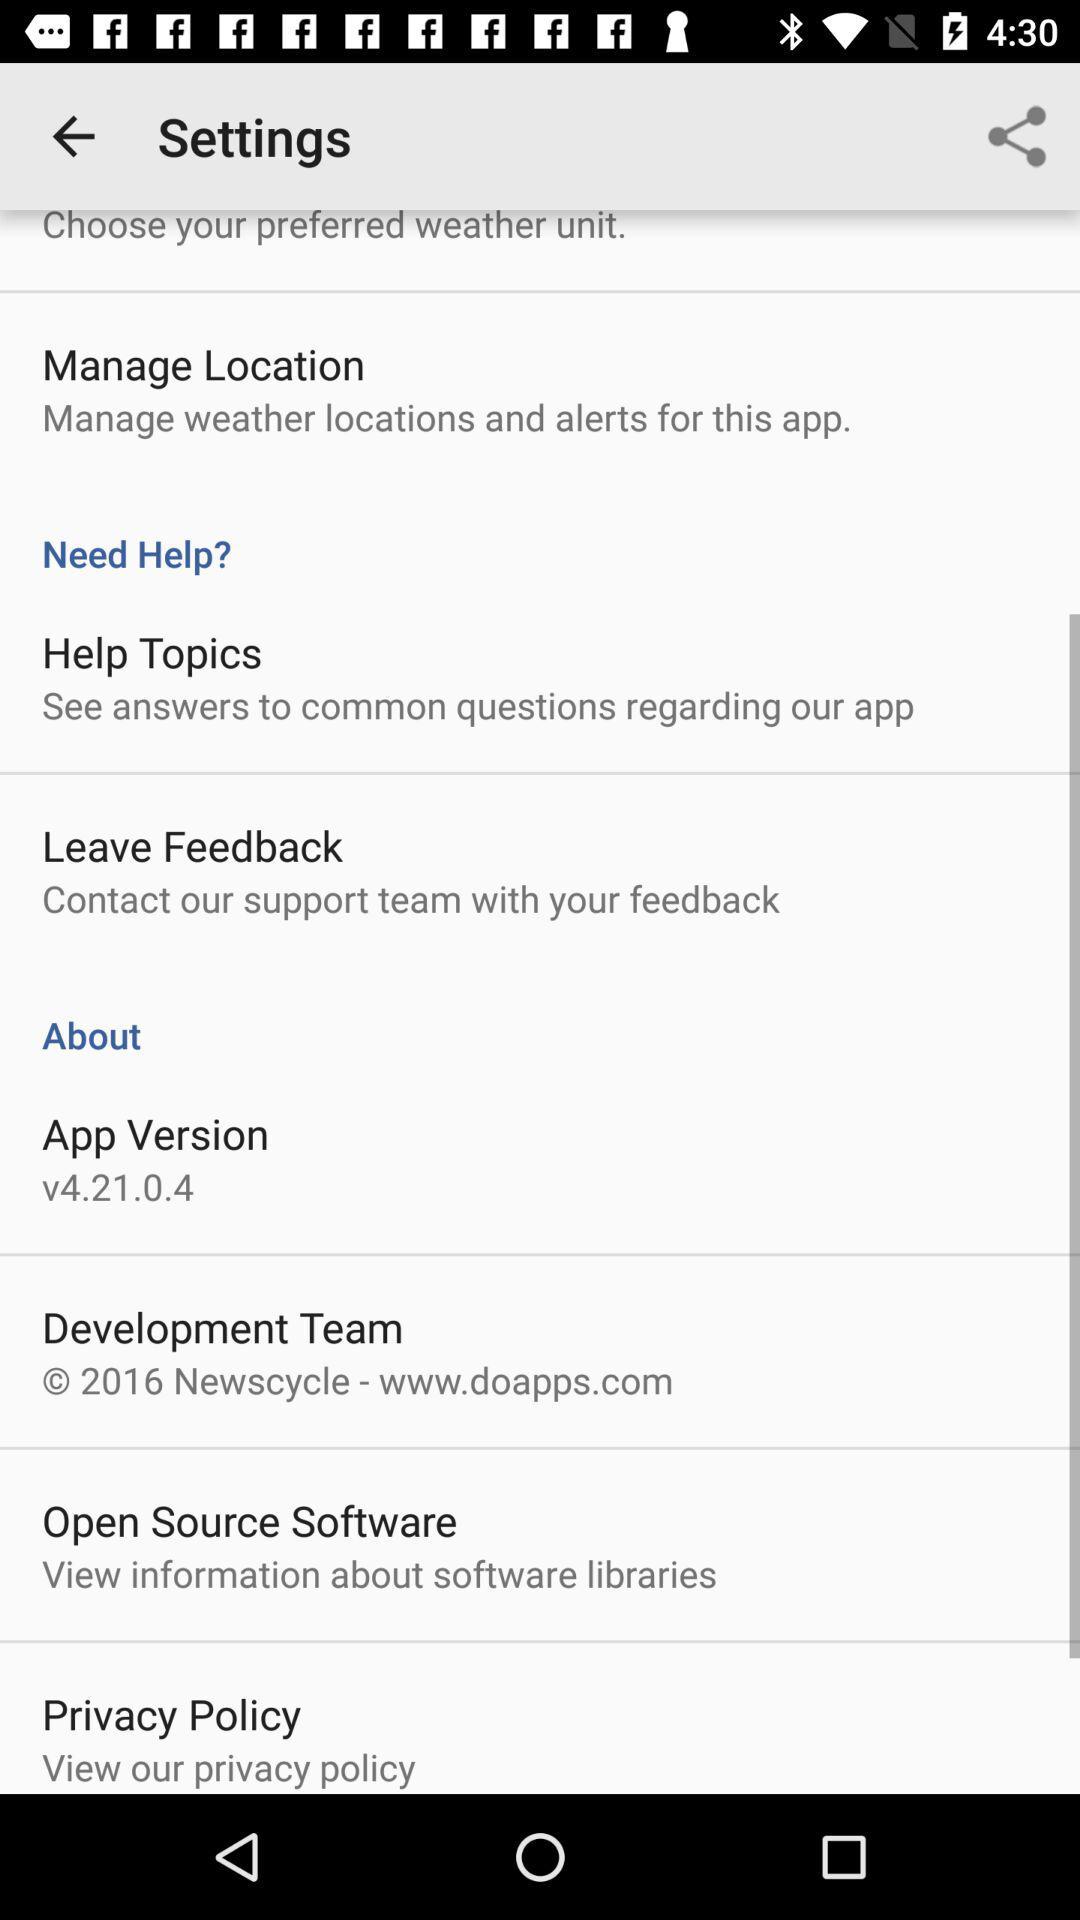  What do you see at coordinates (356, 1379) in the screenshot?
I see `the item above the open source software` at bounding box center [356, 1379].